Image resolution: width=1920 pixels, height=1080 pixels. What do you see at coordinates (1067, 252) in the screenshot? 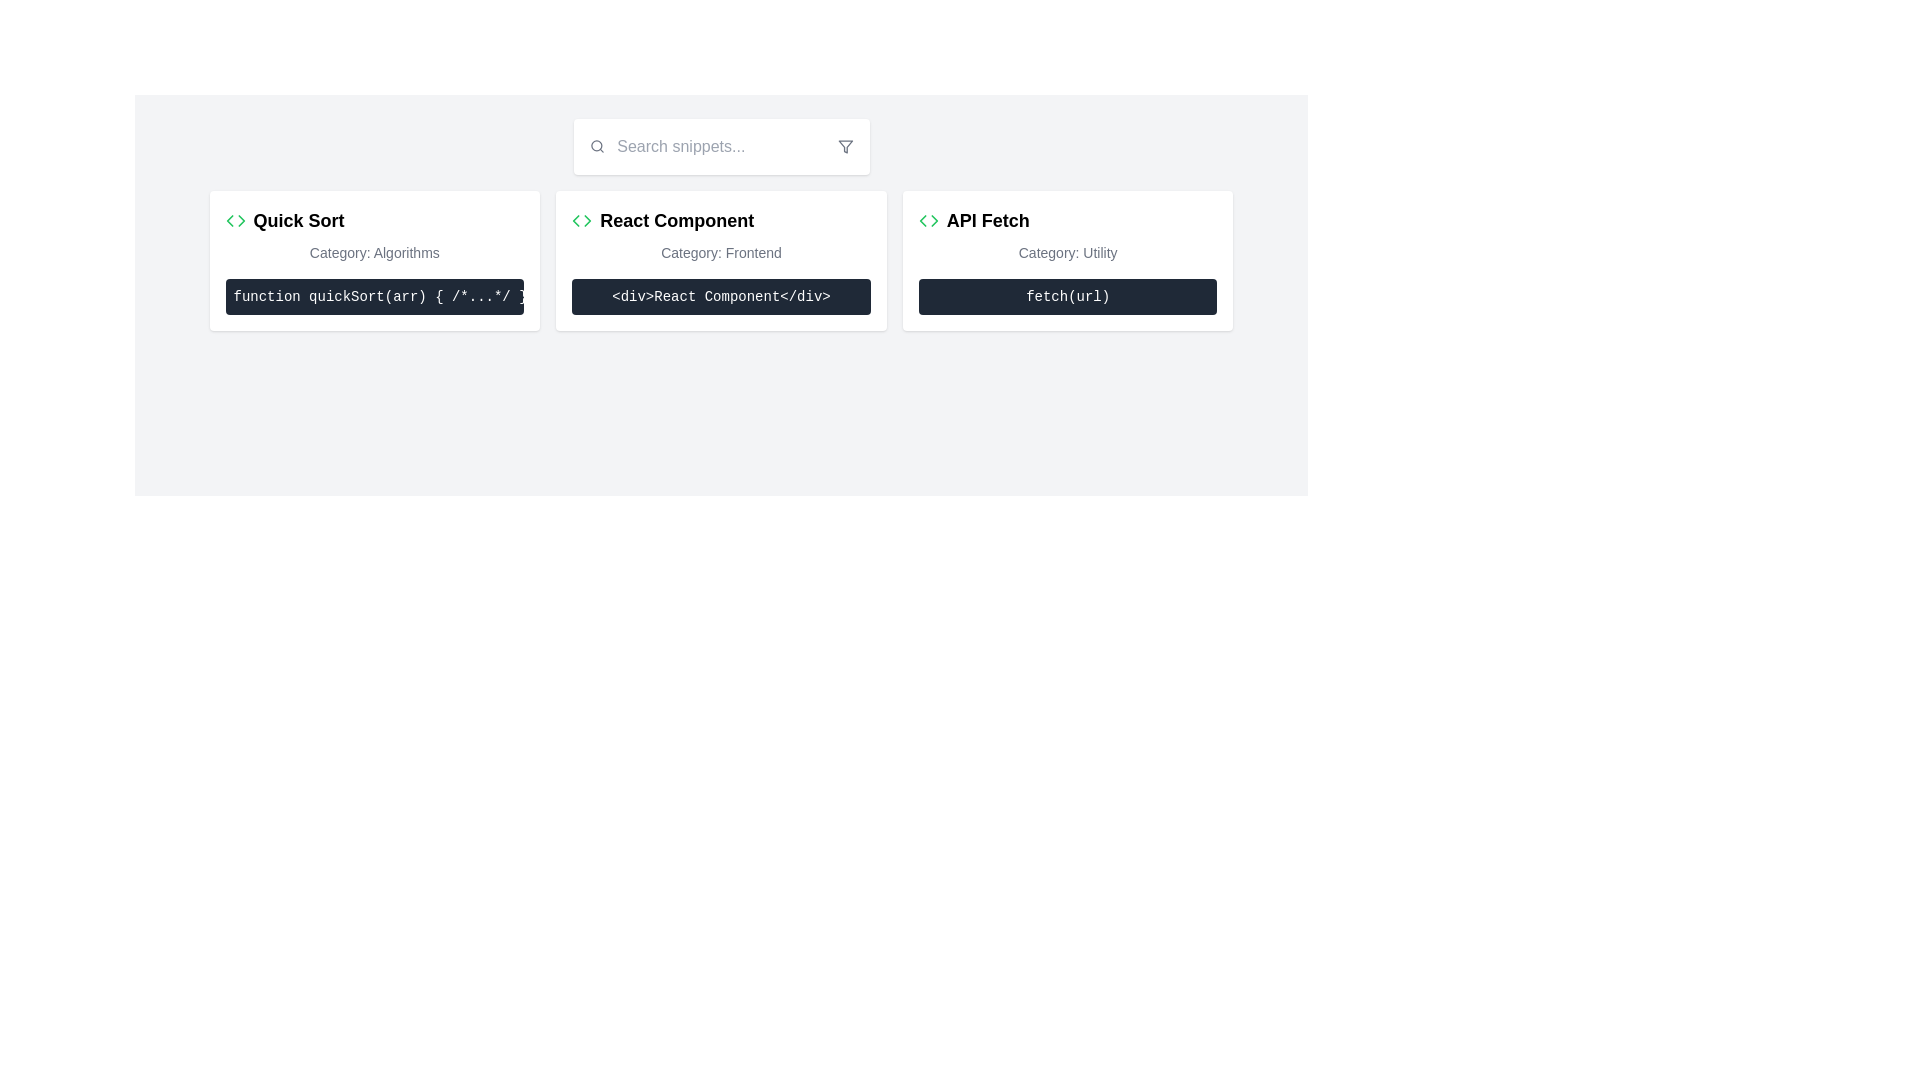
I see `text content of the Text Label that classifies the card's content under the category 'Utility', located within the 'API Fetch' card, positioned between the main title and the code snippet 'fetch(url)'` at bounding box center [1067, 252].